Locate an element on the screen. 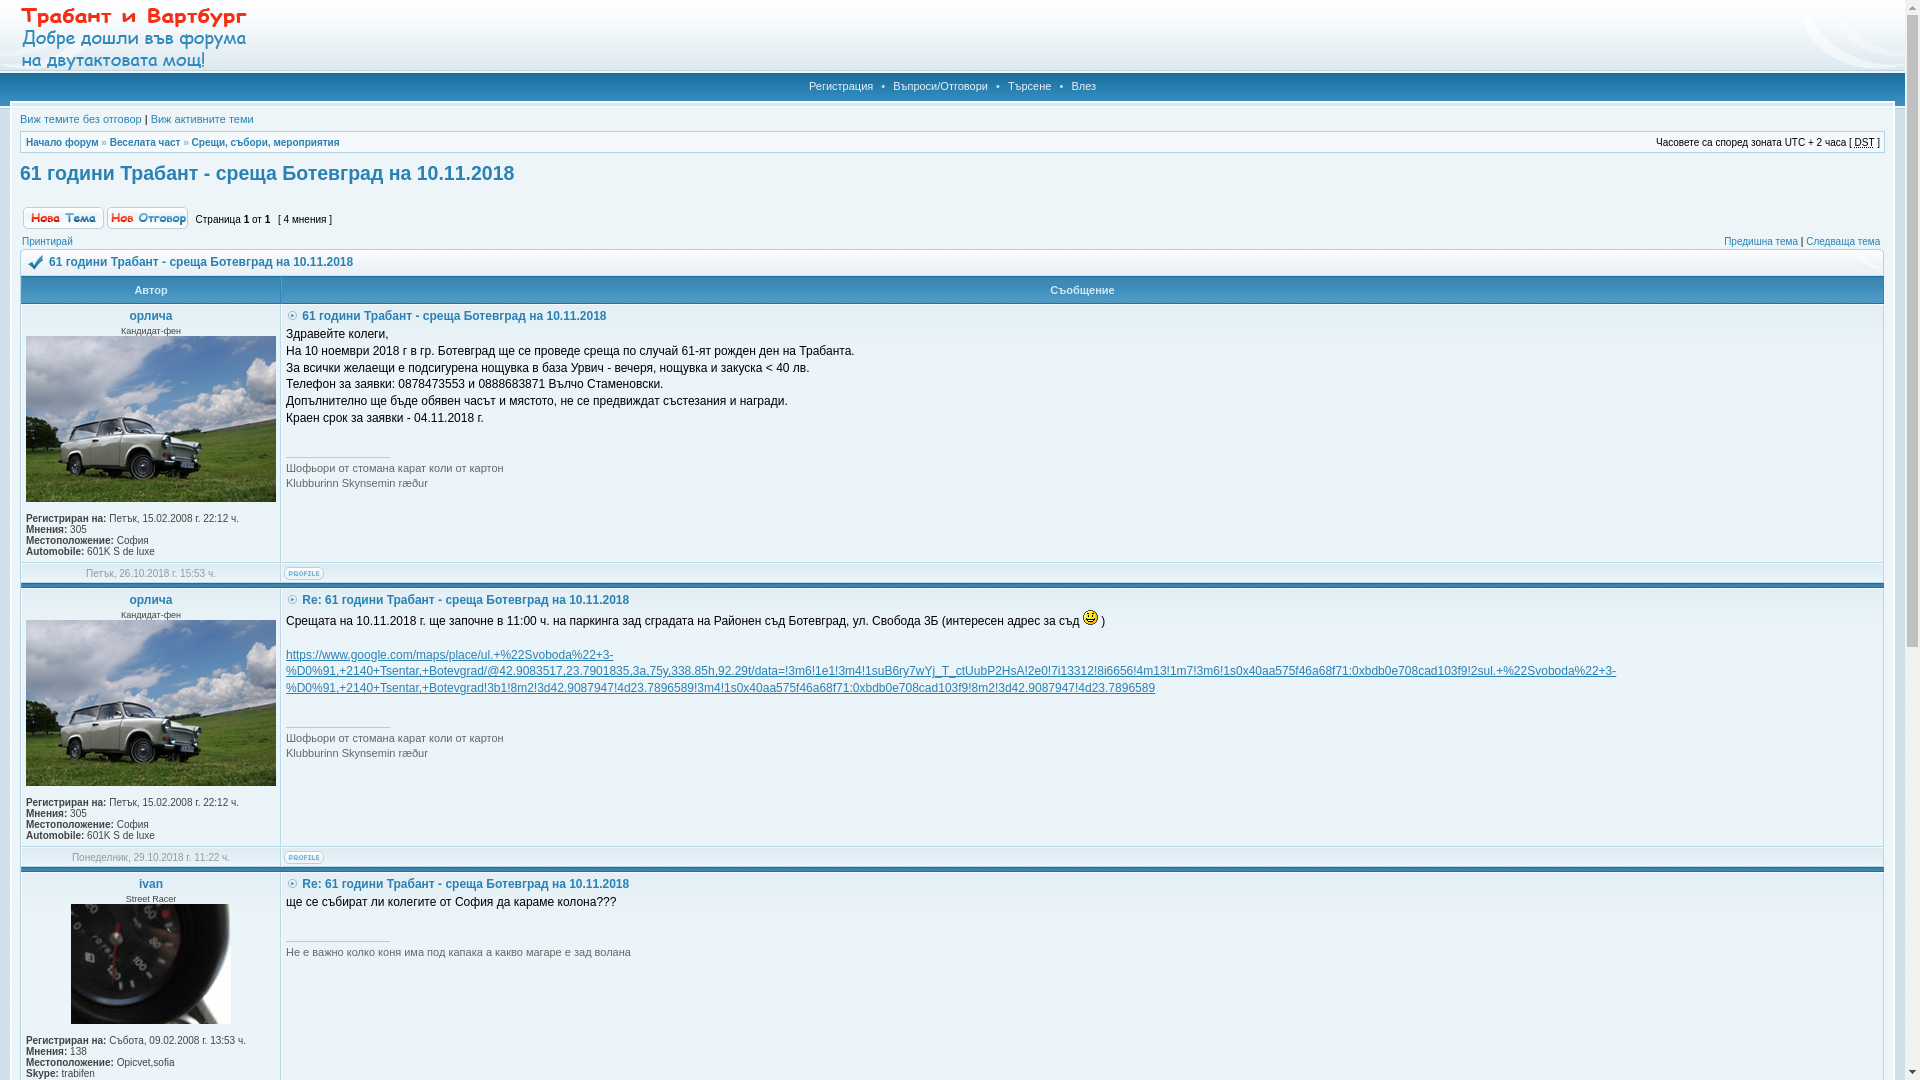 The width and height of the screenshot is (1920, 1080). 'Smile' is located at coordinates (1082, 616).